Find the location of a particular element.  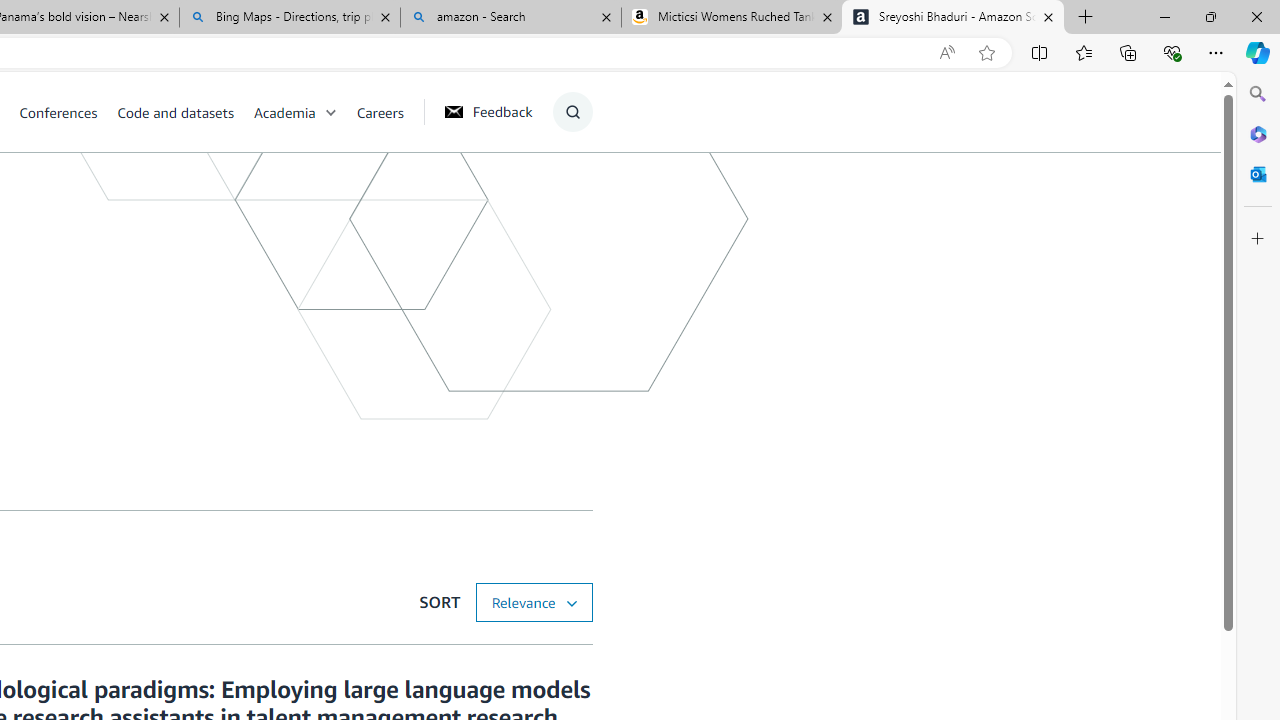

'Careers' is located at coordinates (389, 111).